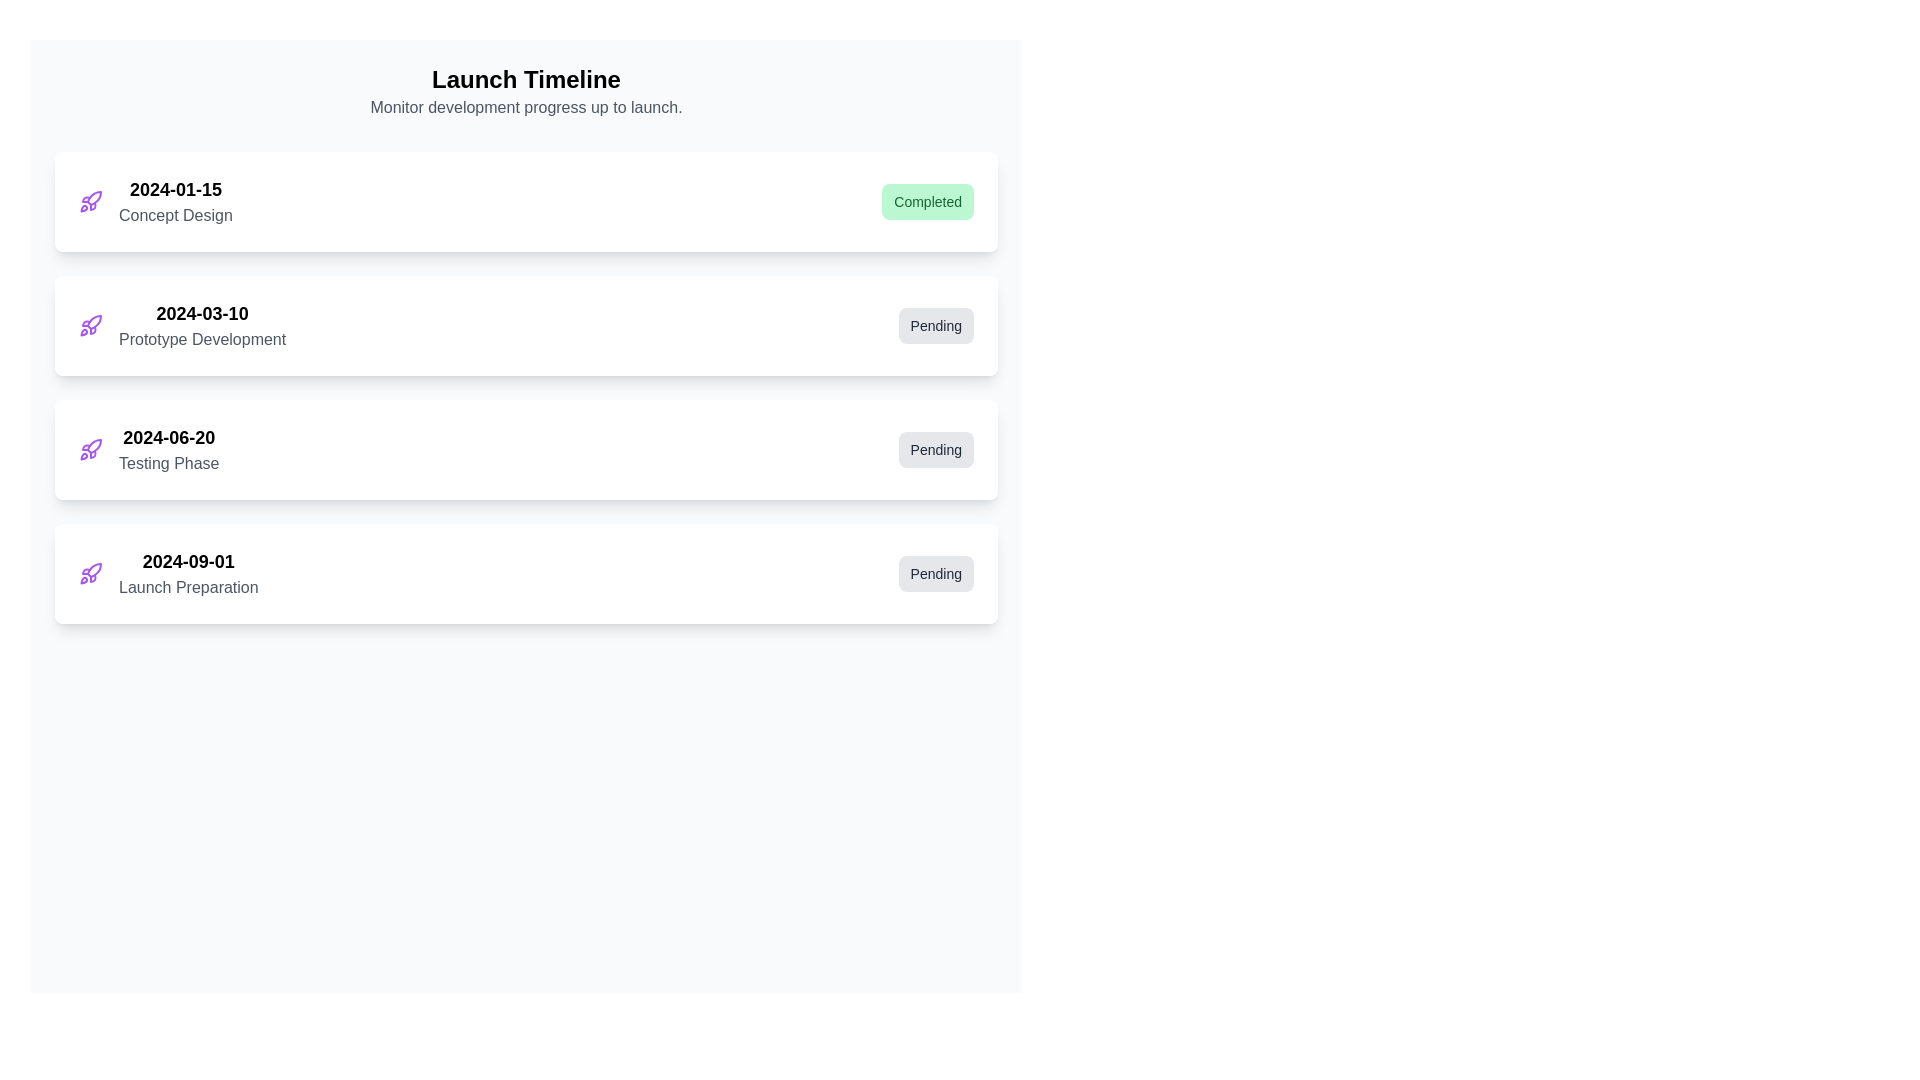 The width and height of the screenshot is (1920, 1080). What do you see at coordinates (175, 216) in the screenshot?
I see `the text label displaying 'Concept Design' styled in gray font, located below the date '2024-01-15' in the event list` at bounding box center [175, 216].